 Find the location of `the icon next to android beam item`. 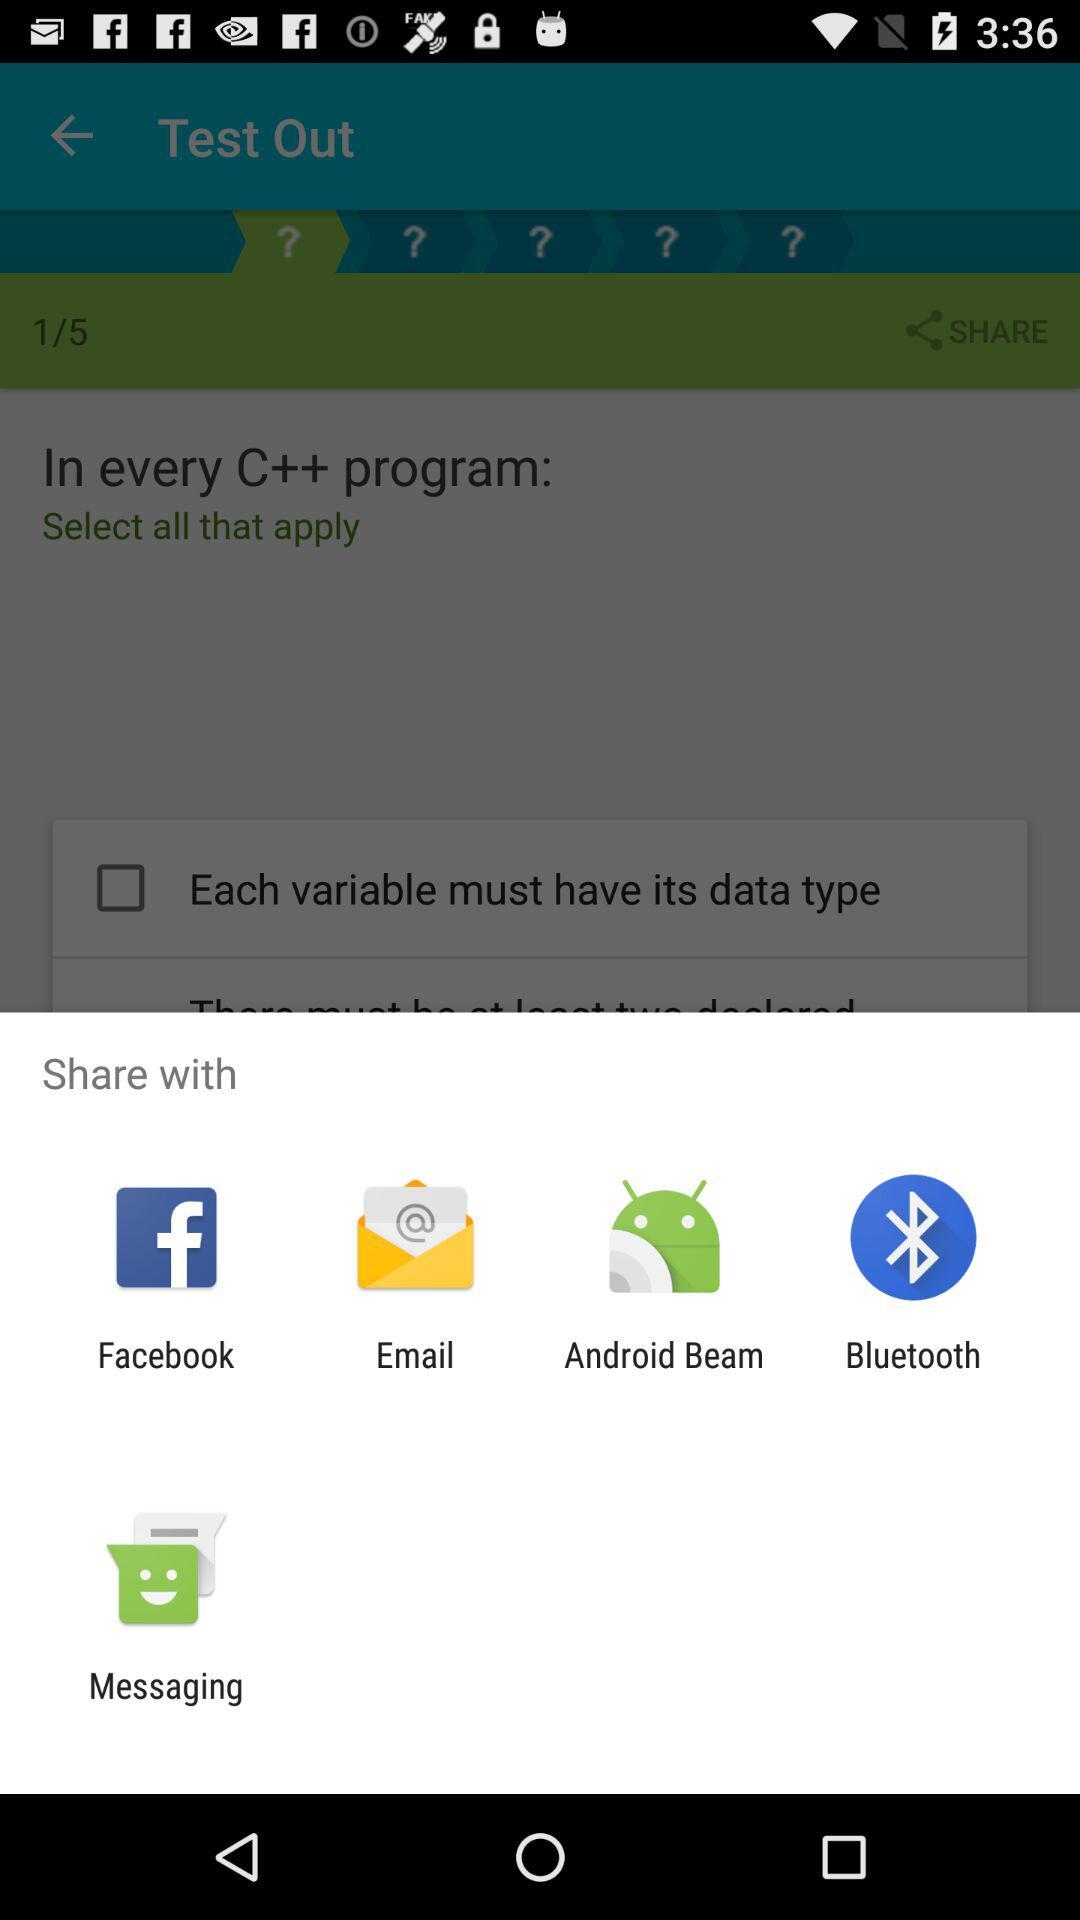

the icon next to android beam item is located at coordinates (913, 1374).